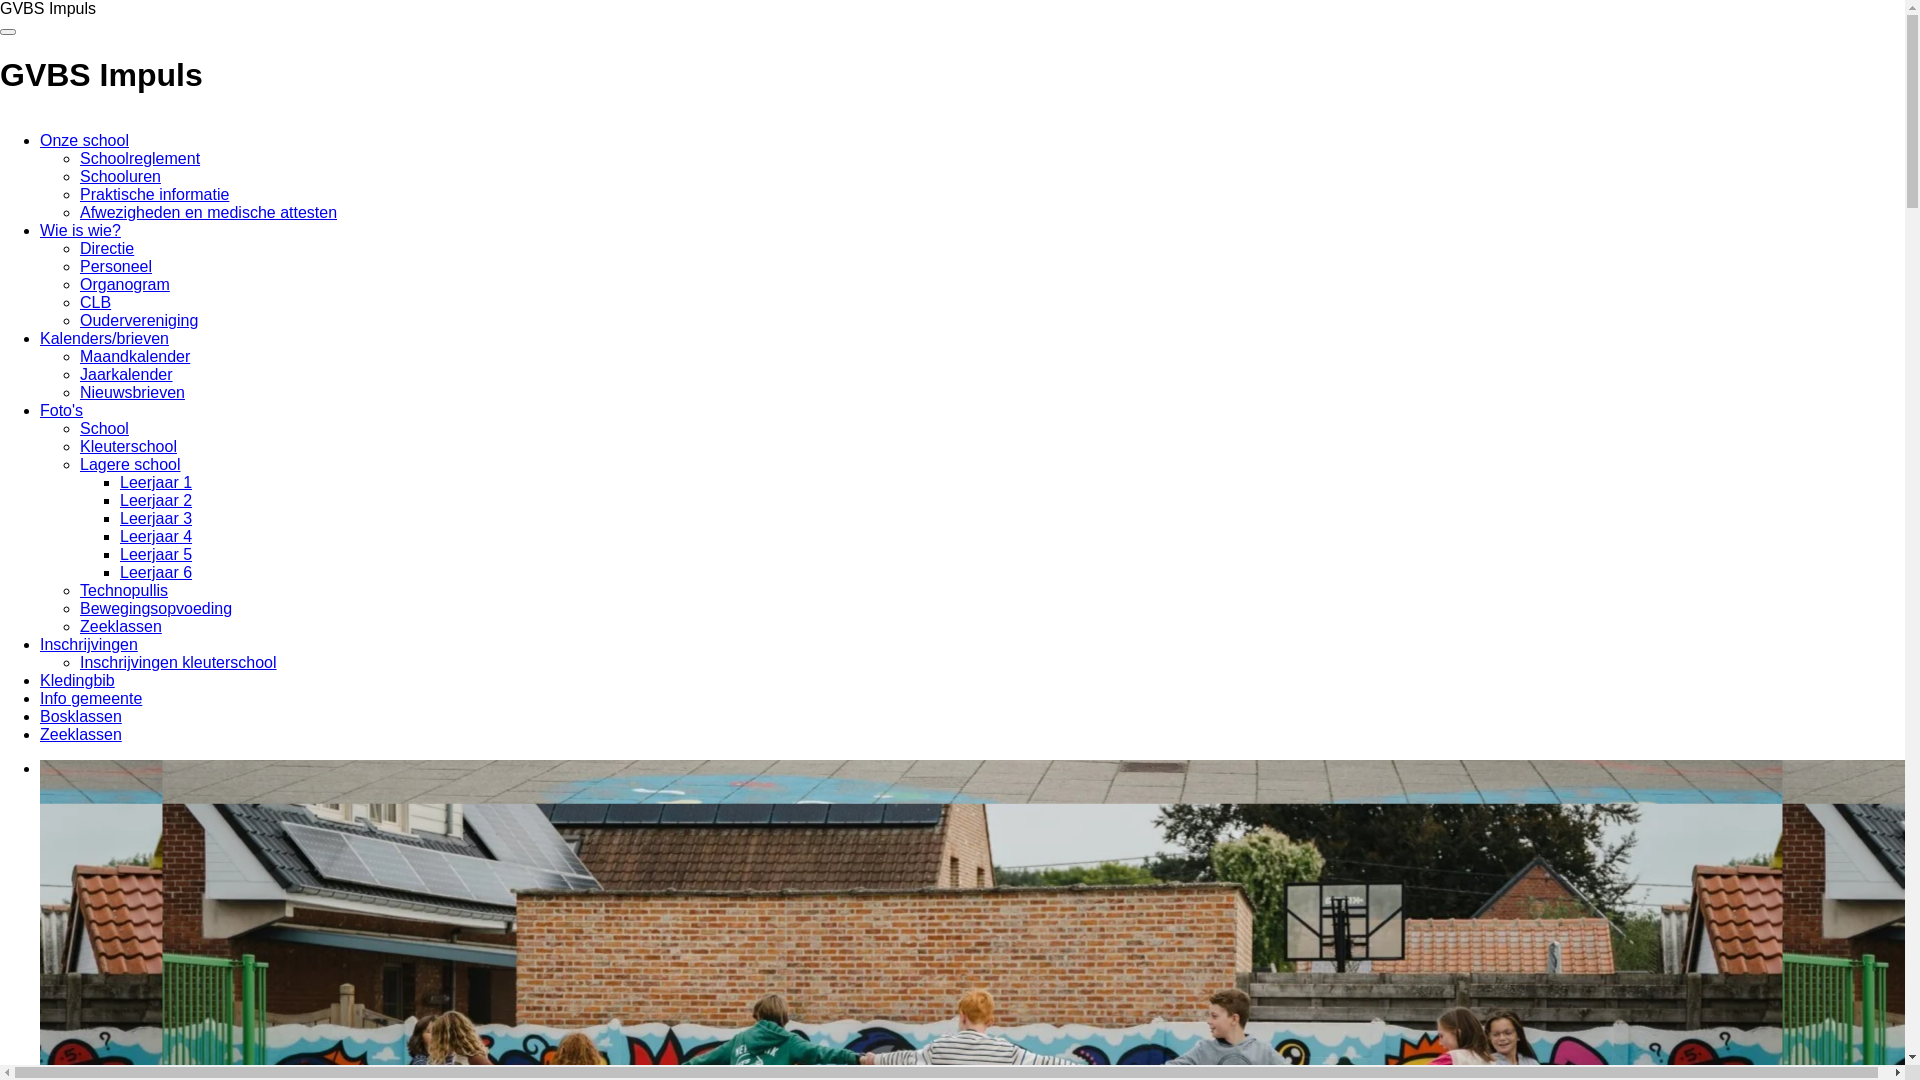 The width and height of the screenshot is (1920, 1080). What do you see at coordinates (208, 212) in the screenshot?
I see `'Afwezigheden en medische attesten'` at bounding box center [208, 212].